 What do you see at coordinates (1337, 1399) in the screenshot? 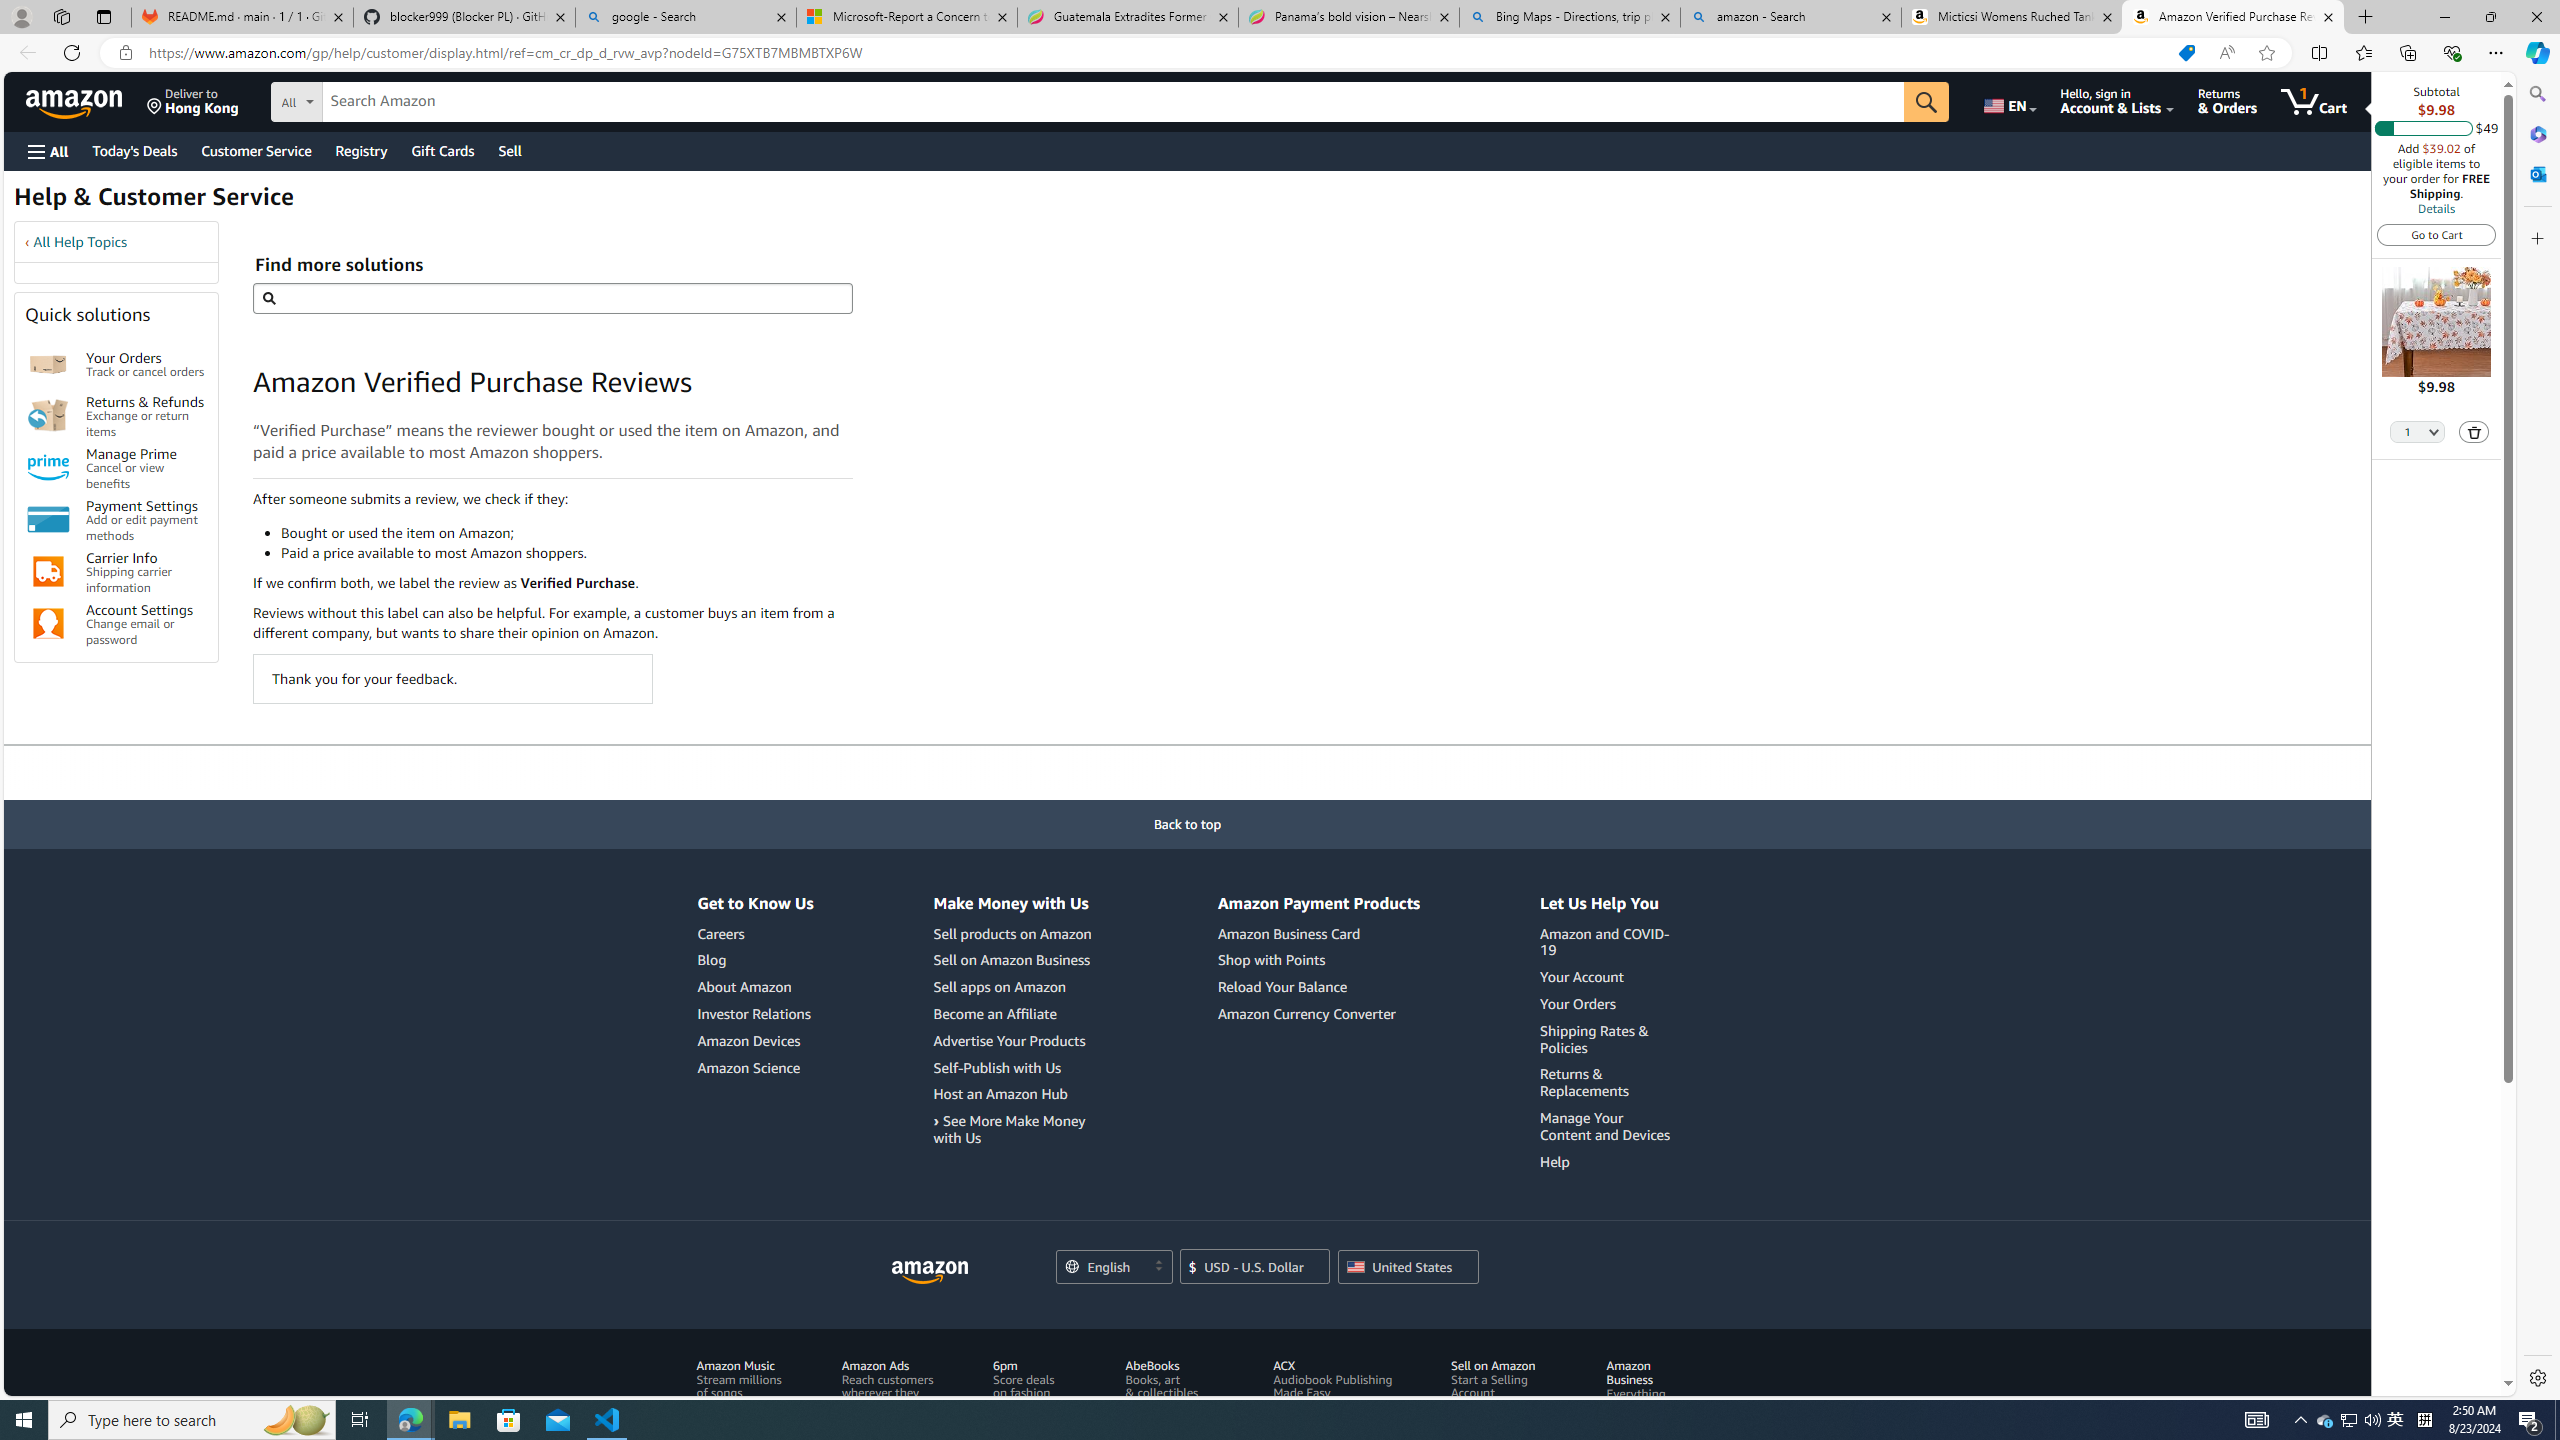
I see `'ACX Audiobook Publishing Made Easy'` at bounding box center [1337, 1399].